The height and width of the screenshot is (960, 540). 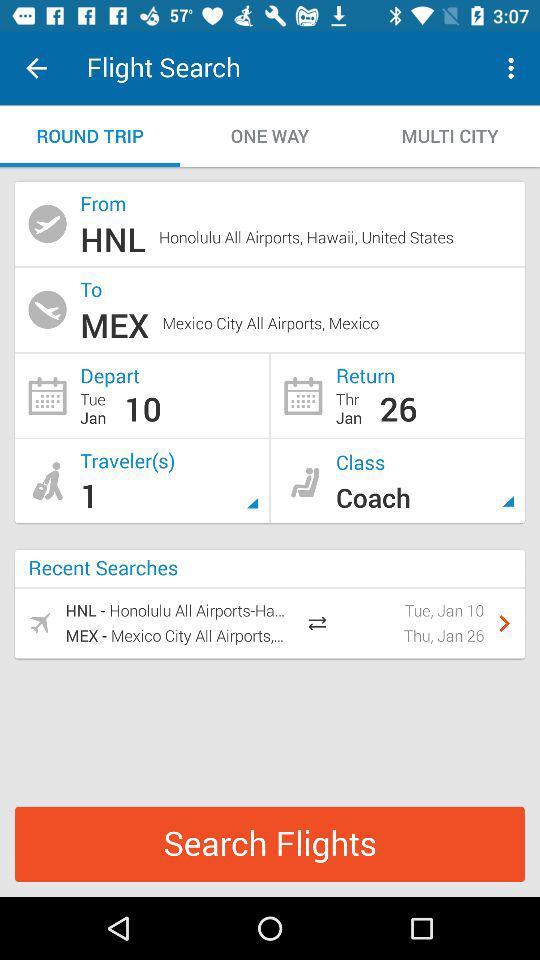 What do you see at coordinates (449, 135) in the screenshot?
I see `the item next to the one way item` at bounding box center [449, 135].